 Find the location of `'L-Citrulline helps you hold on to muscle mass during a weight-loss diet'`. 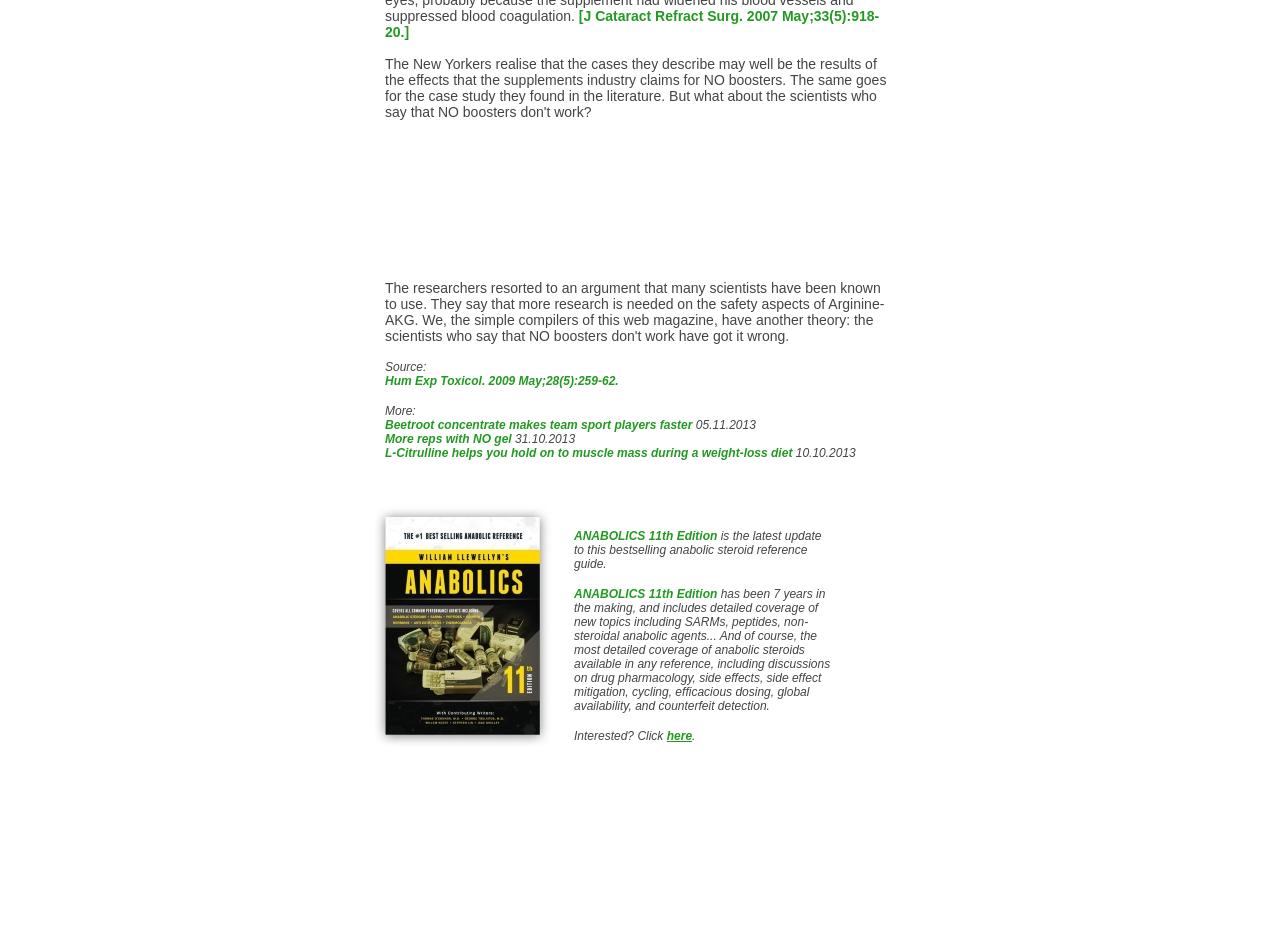

'L-Citrulline helps you hold on to muscle mass during a weight-loss diet' is located at coordinates (587, 451).